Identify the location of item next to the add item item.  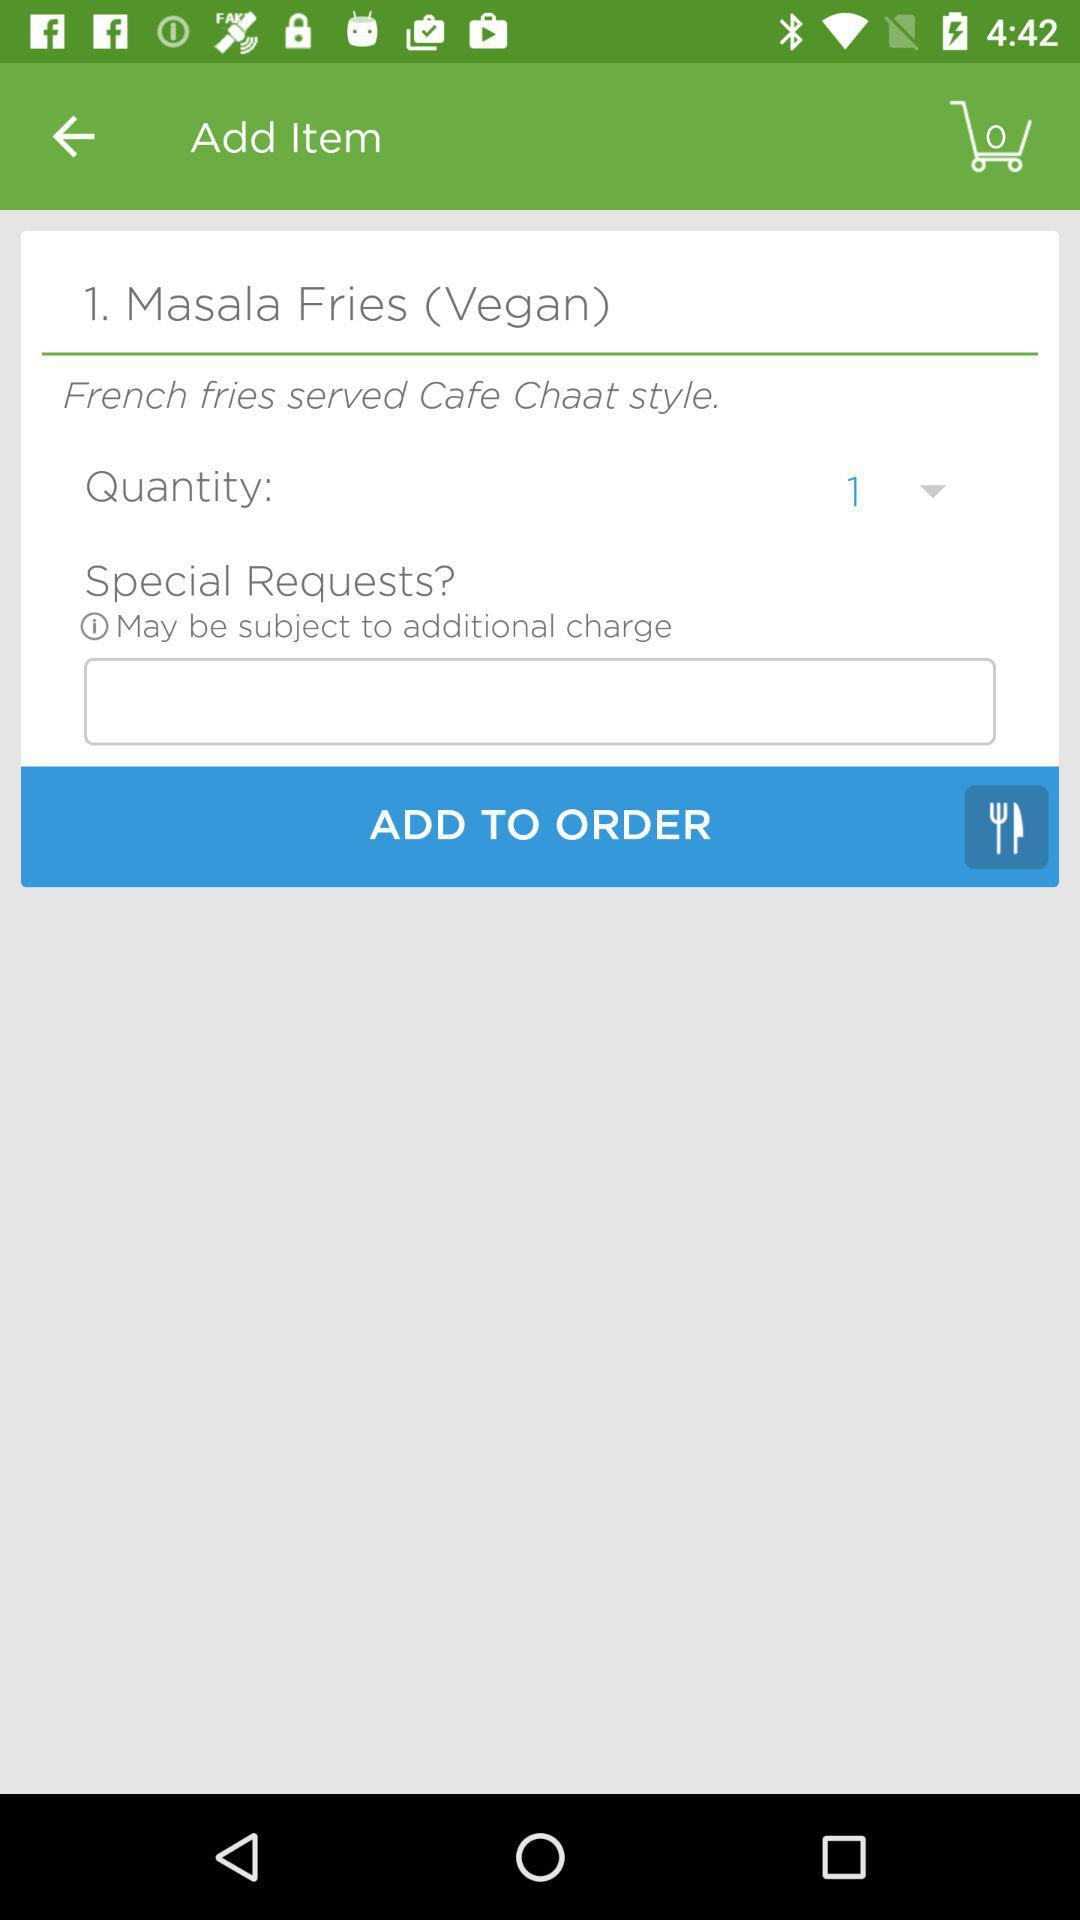
(72, 135).